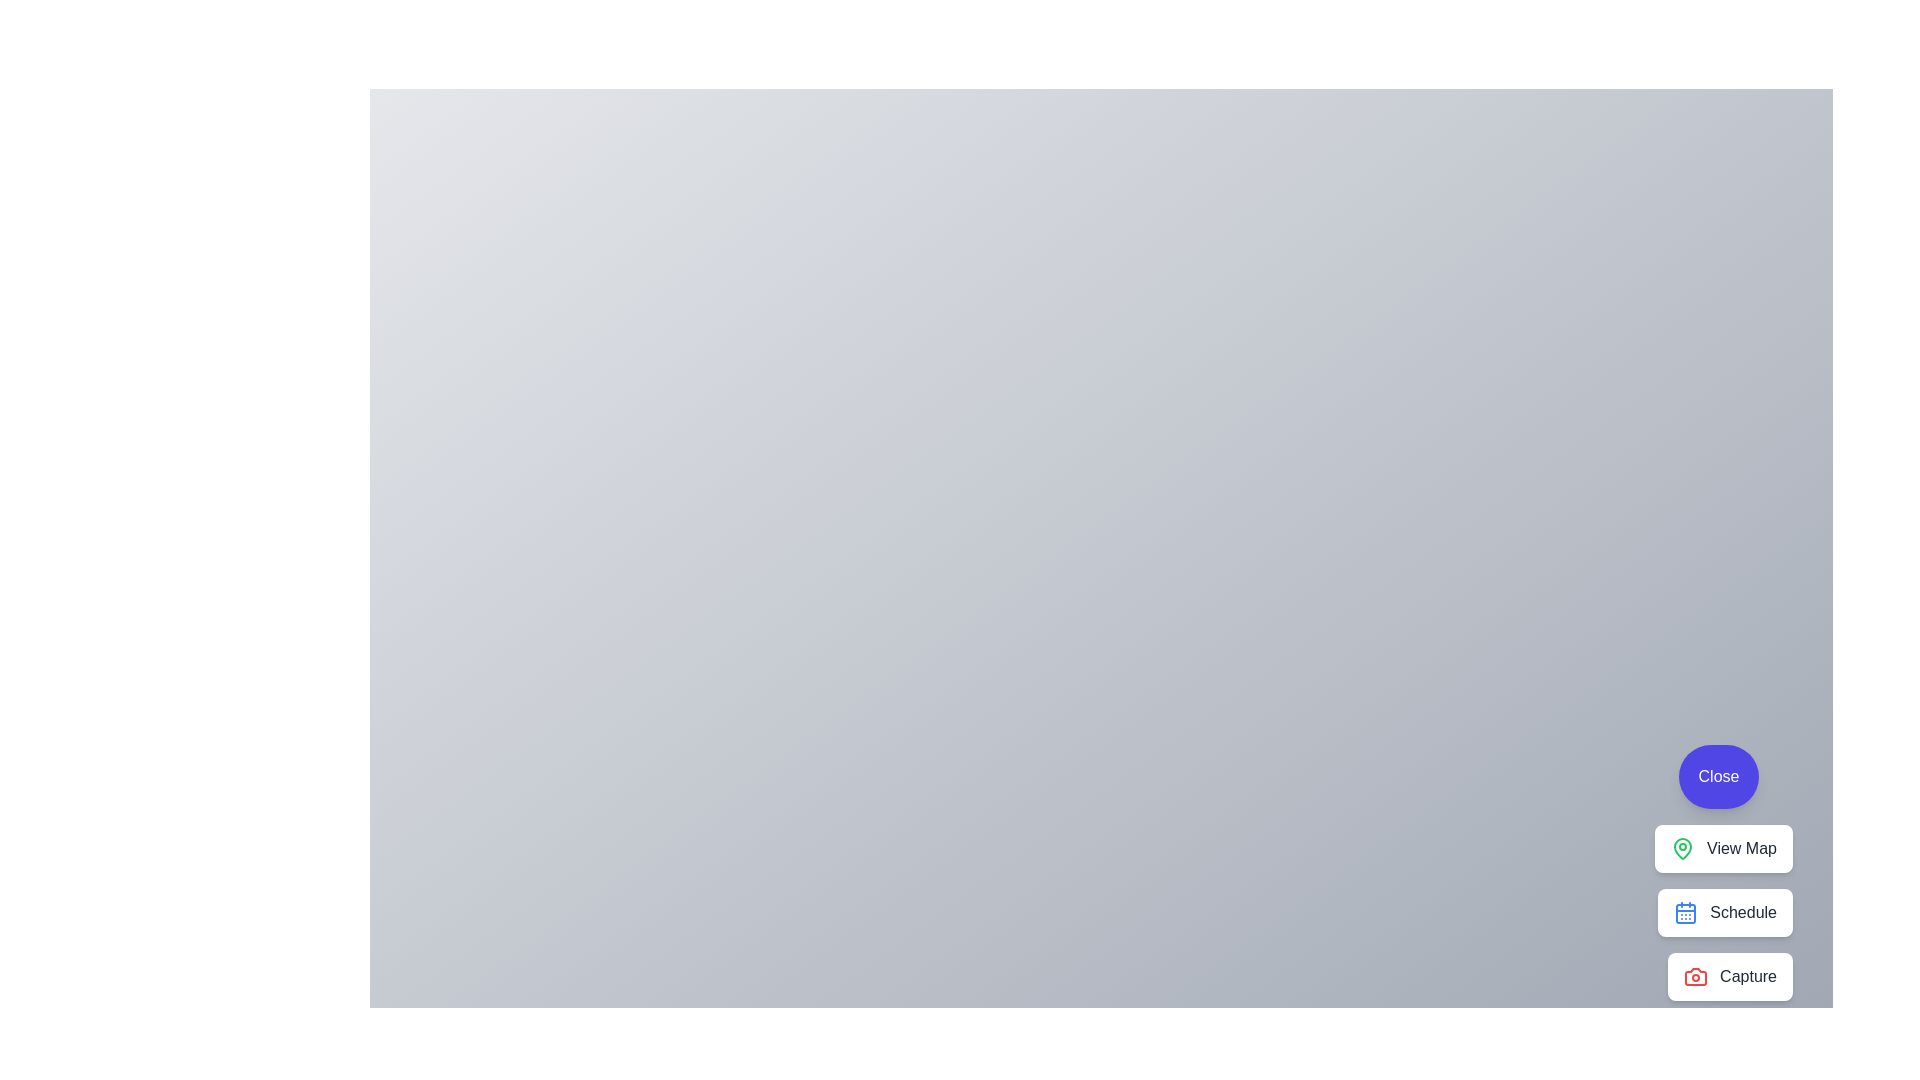  Describe the element at coordinates (1728, 975) in the screenshot. I see `the 'Capture' option to access photo capturing features` at that location.